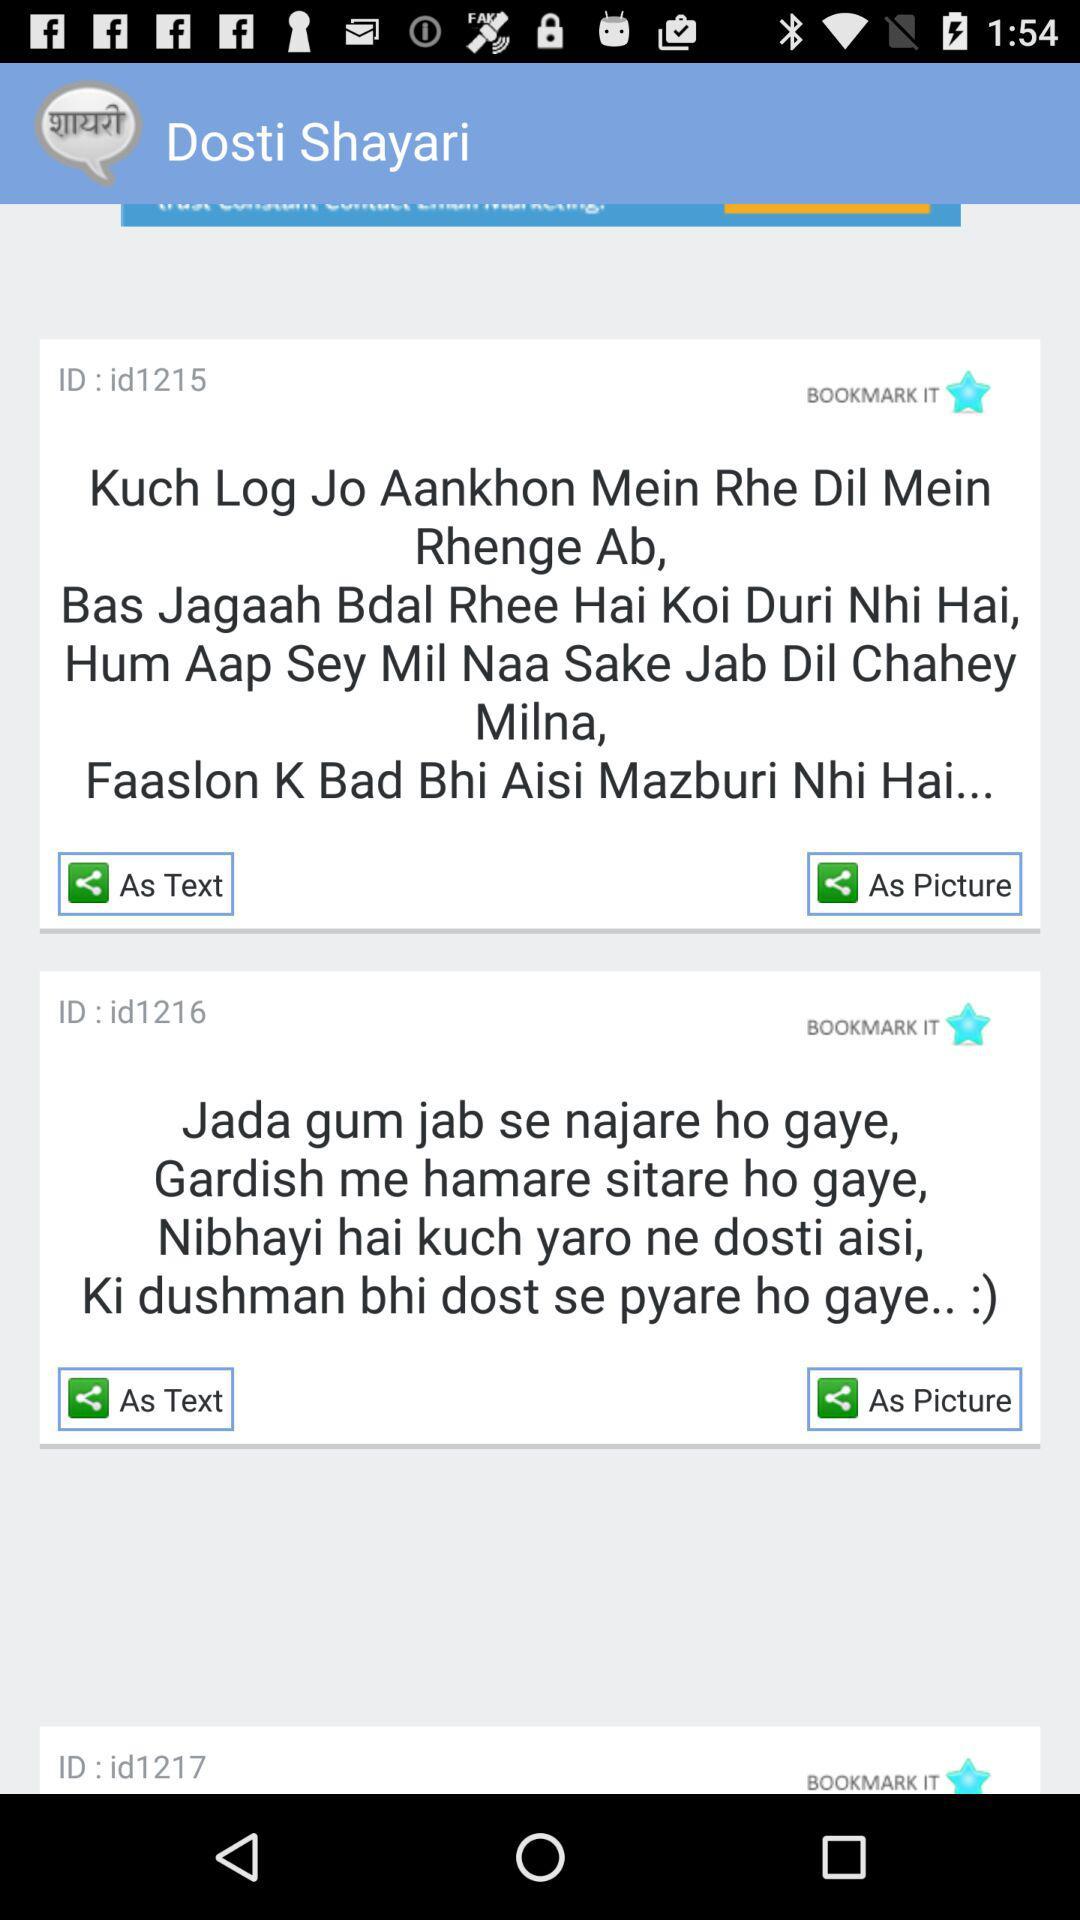 The image size is (1080, 1920). Describe the element at coordinates (169, 1010) in the screenshot. I see `the item below the as text icon` at that location.